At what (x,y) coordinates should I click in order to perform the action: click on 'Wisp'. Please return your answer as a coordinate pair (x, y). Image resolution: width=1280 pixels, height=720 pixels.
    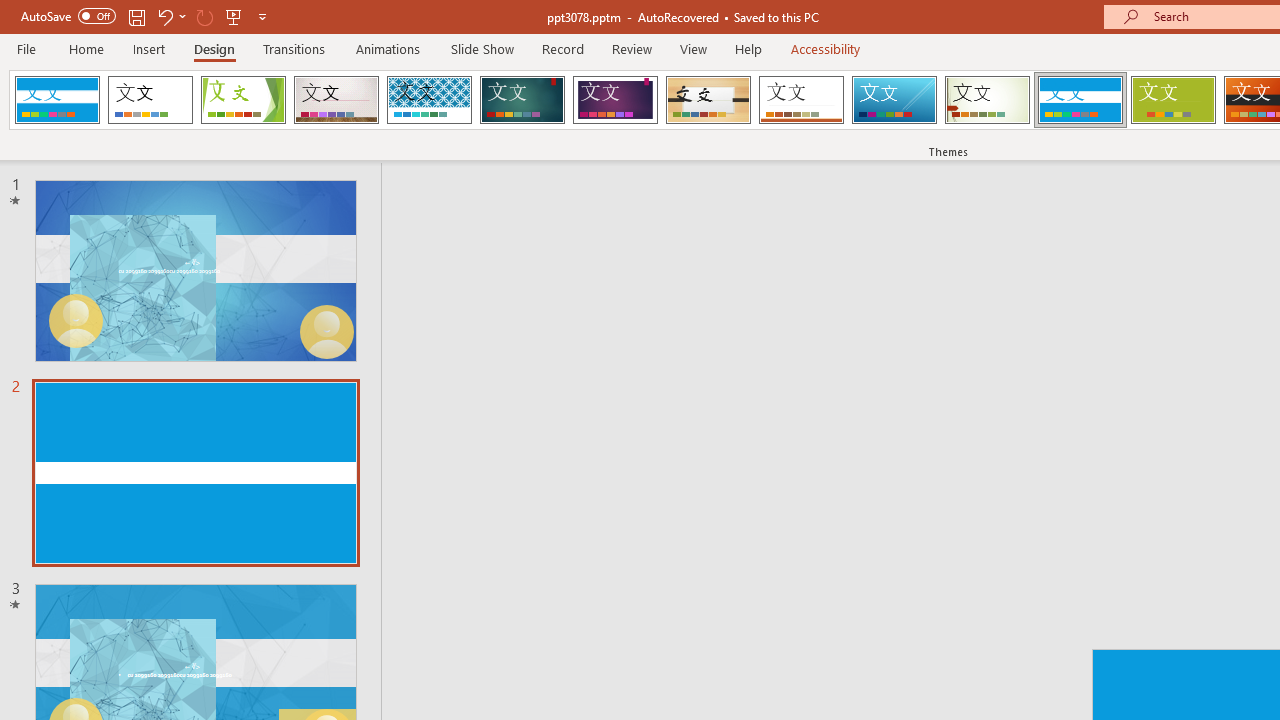
    Looking at the image, I should click on (987, 100).